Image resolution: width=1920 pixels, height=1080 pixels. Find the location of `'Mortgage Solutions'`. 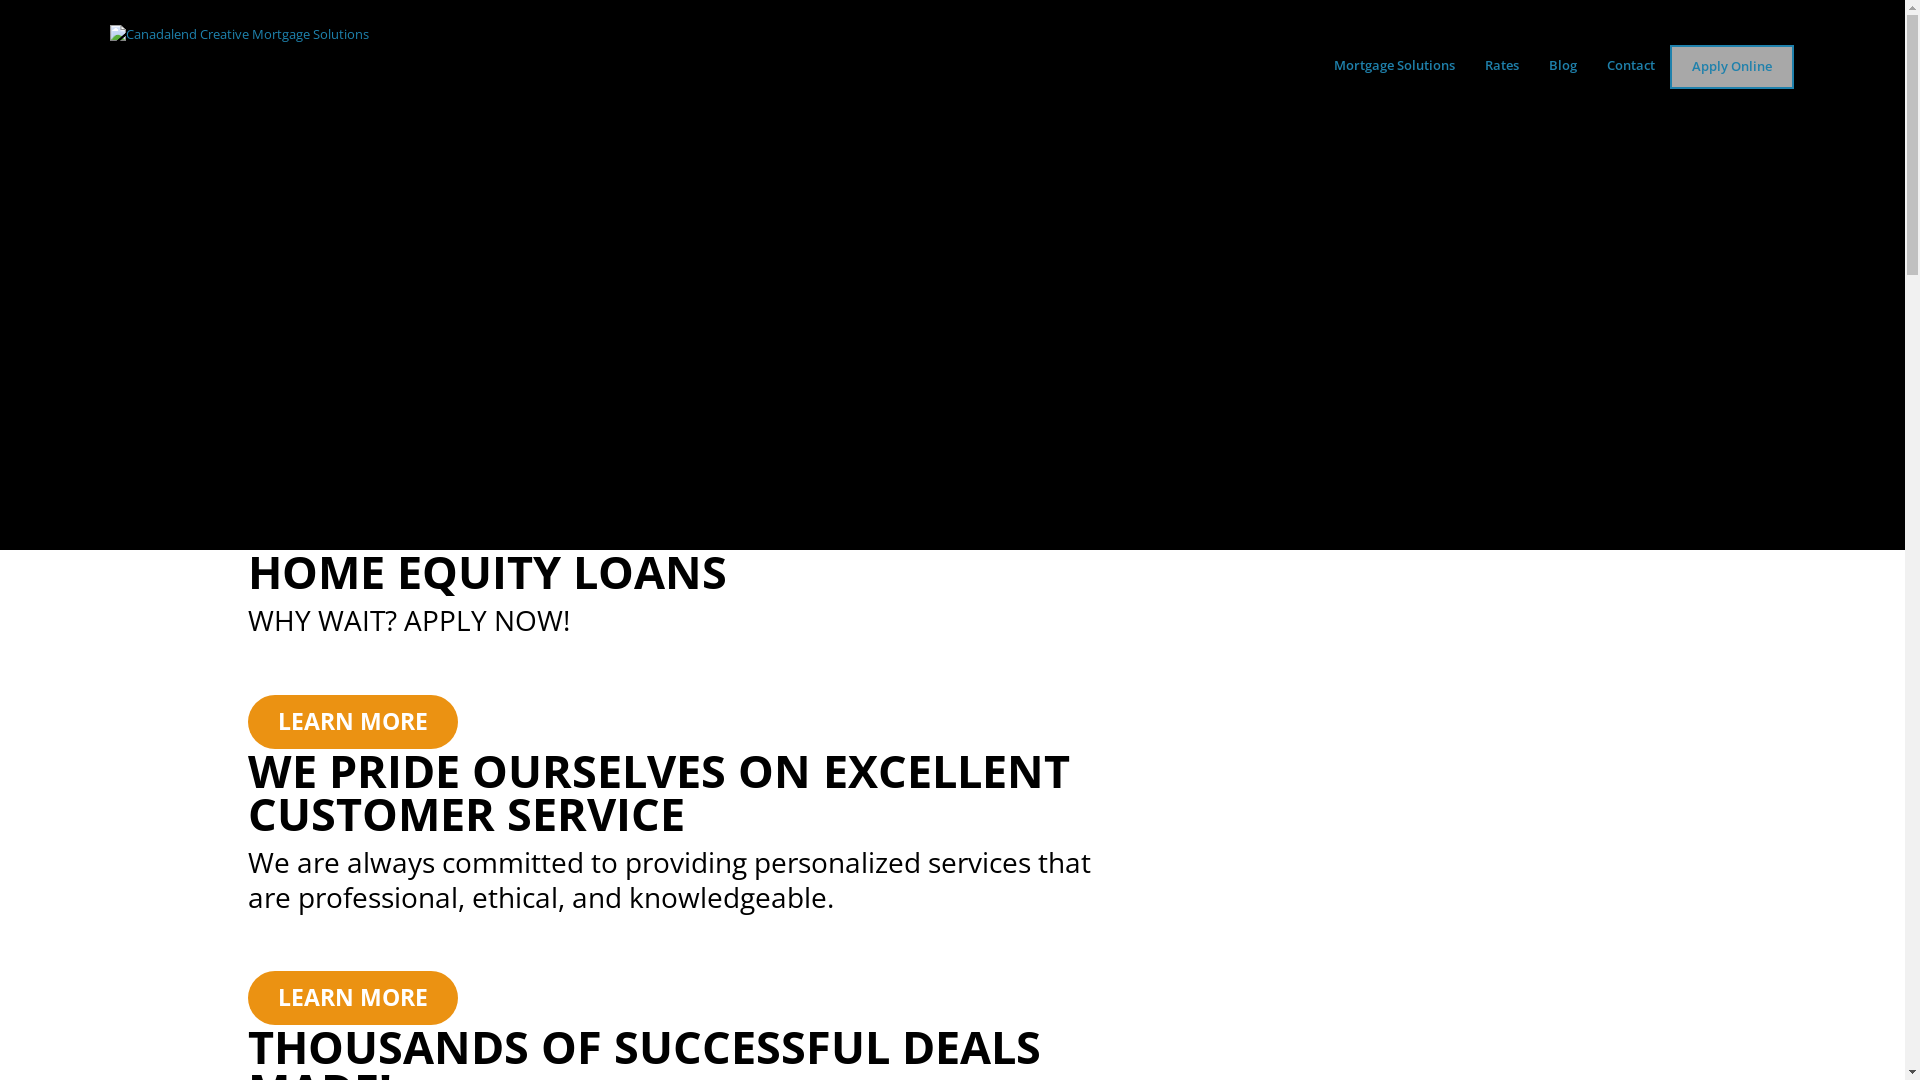

'Mortgage Solutions' is located at coordinates (1393, 64).